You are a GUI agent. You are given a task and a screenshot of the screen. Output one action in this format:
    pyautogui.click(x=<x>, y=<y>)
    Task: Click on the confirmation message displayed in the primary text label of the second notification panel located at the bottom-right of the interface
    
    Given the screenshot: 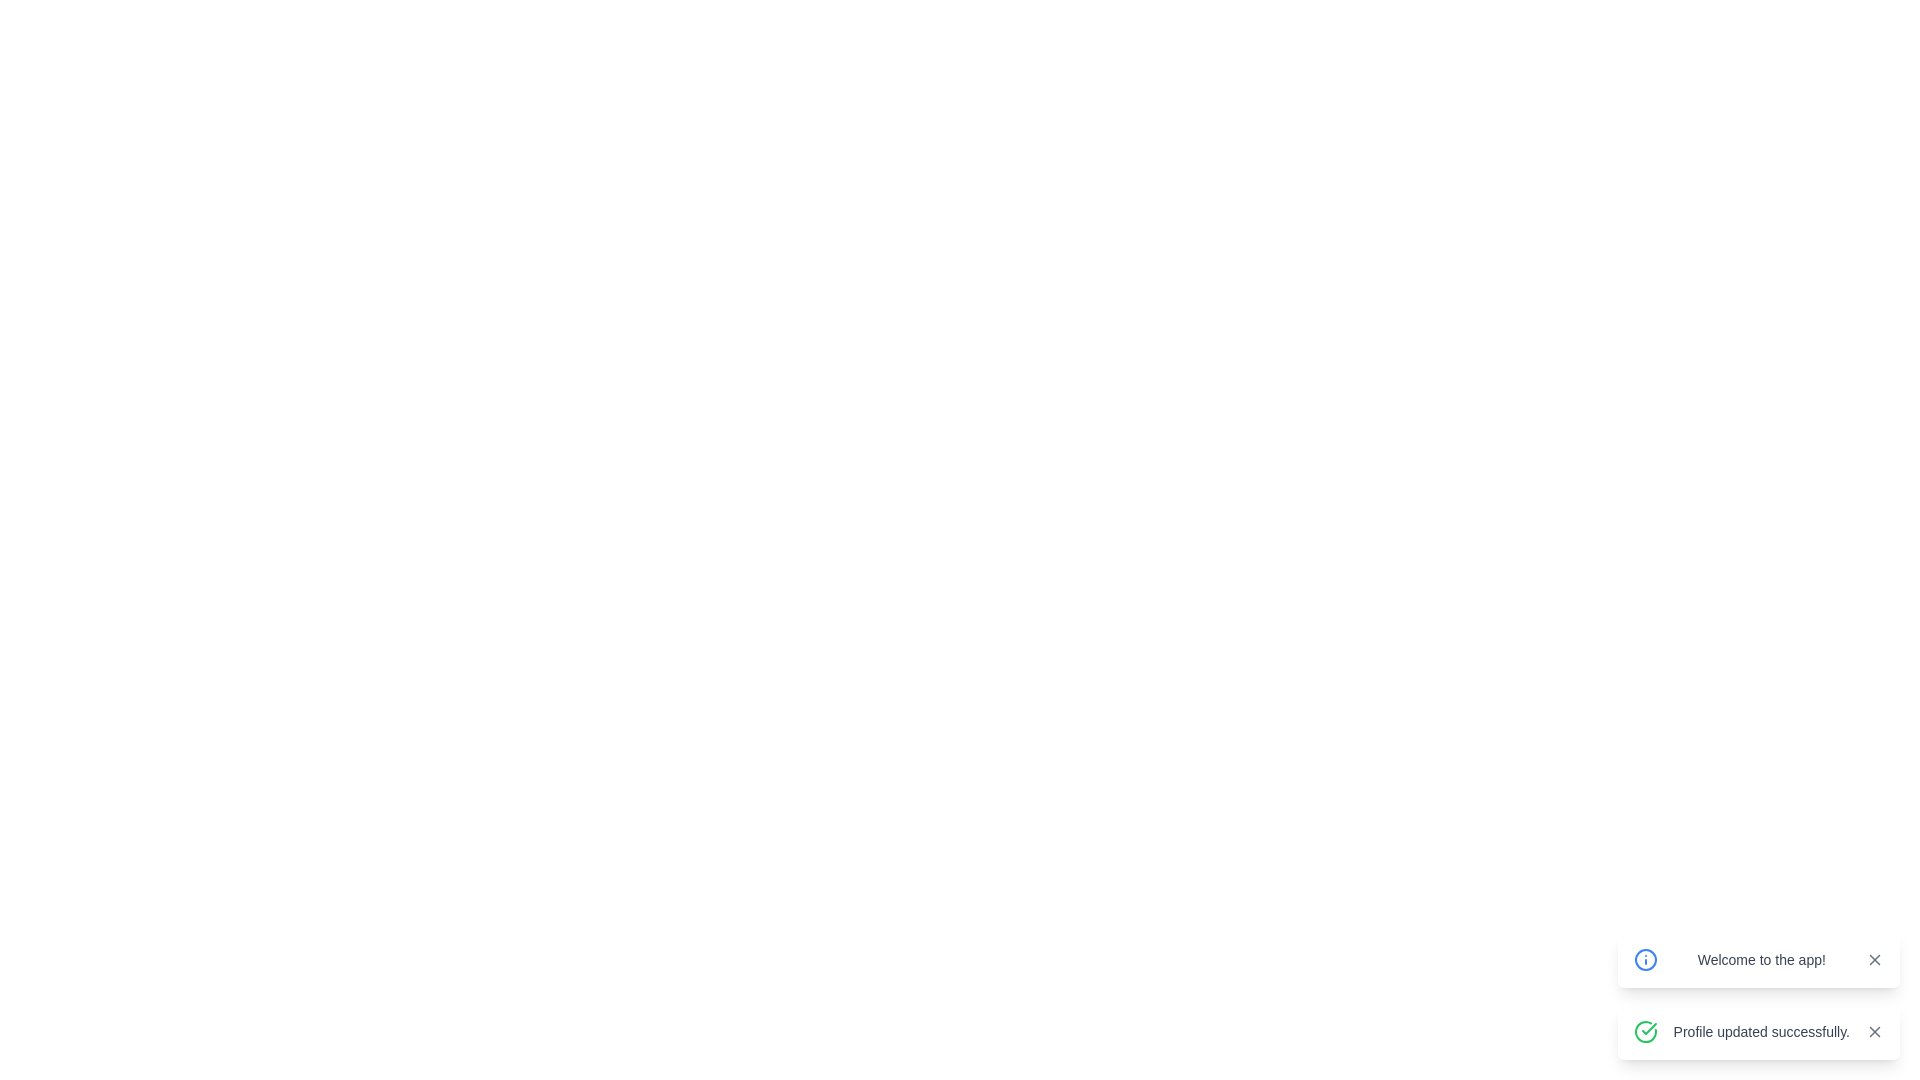 What is the action you would take?
    pyautogui.click(x=1761, y=1032)
    